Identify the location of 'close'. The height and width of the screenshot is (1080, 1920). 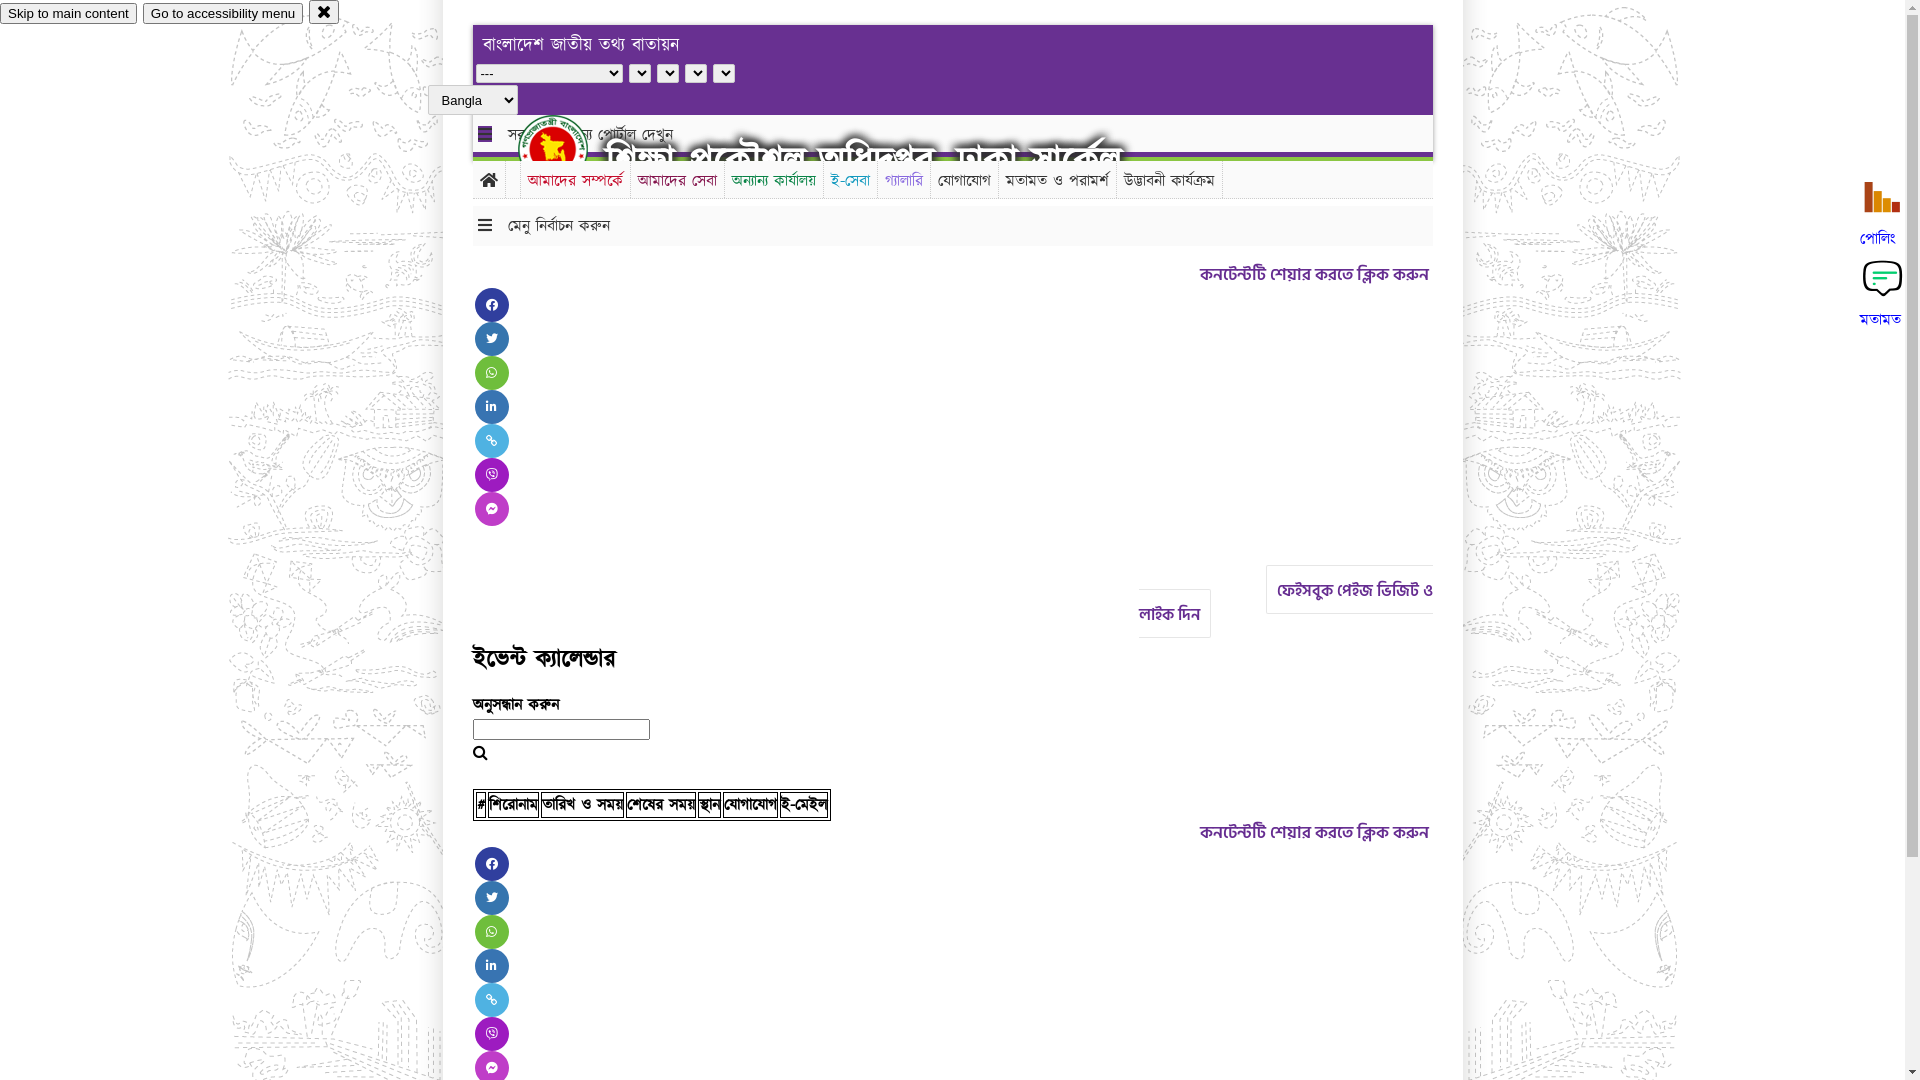
(307, 11).